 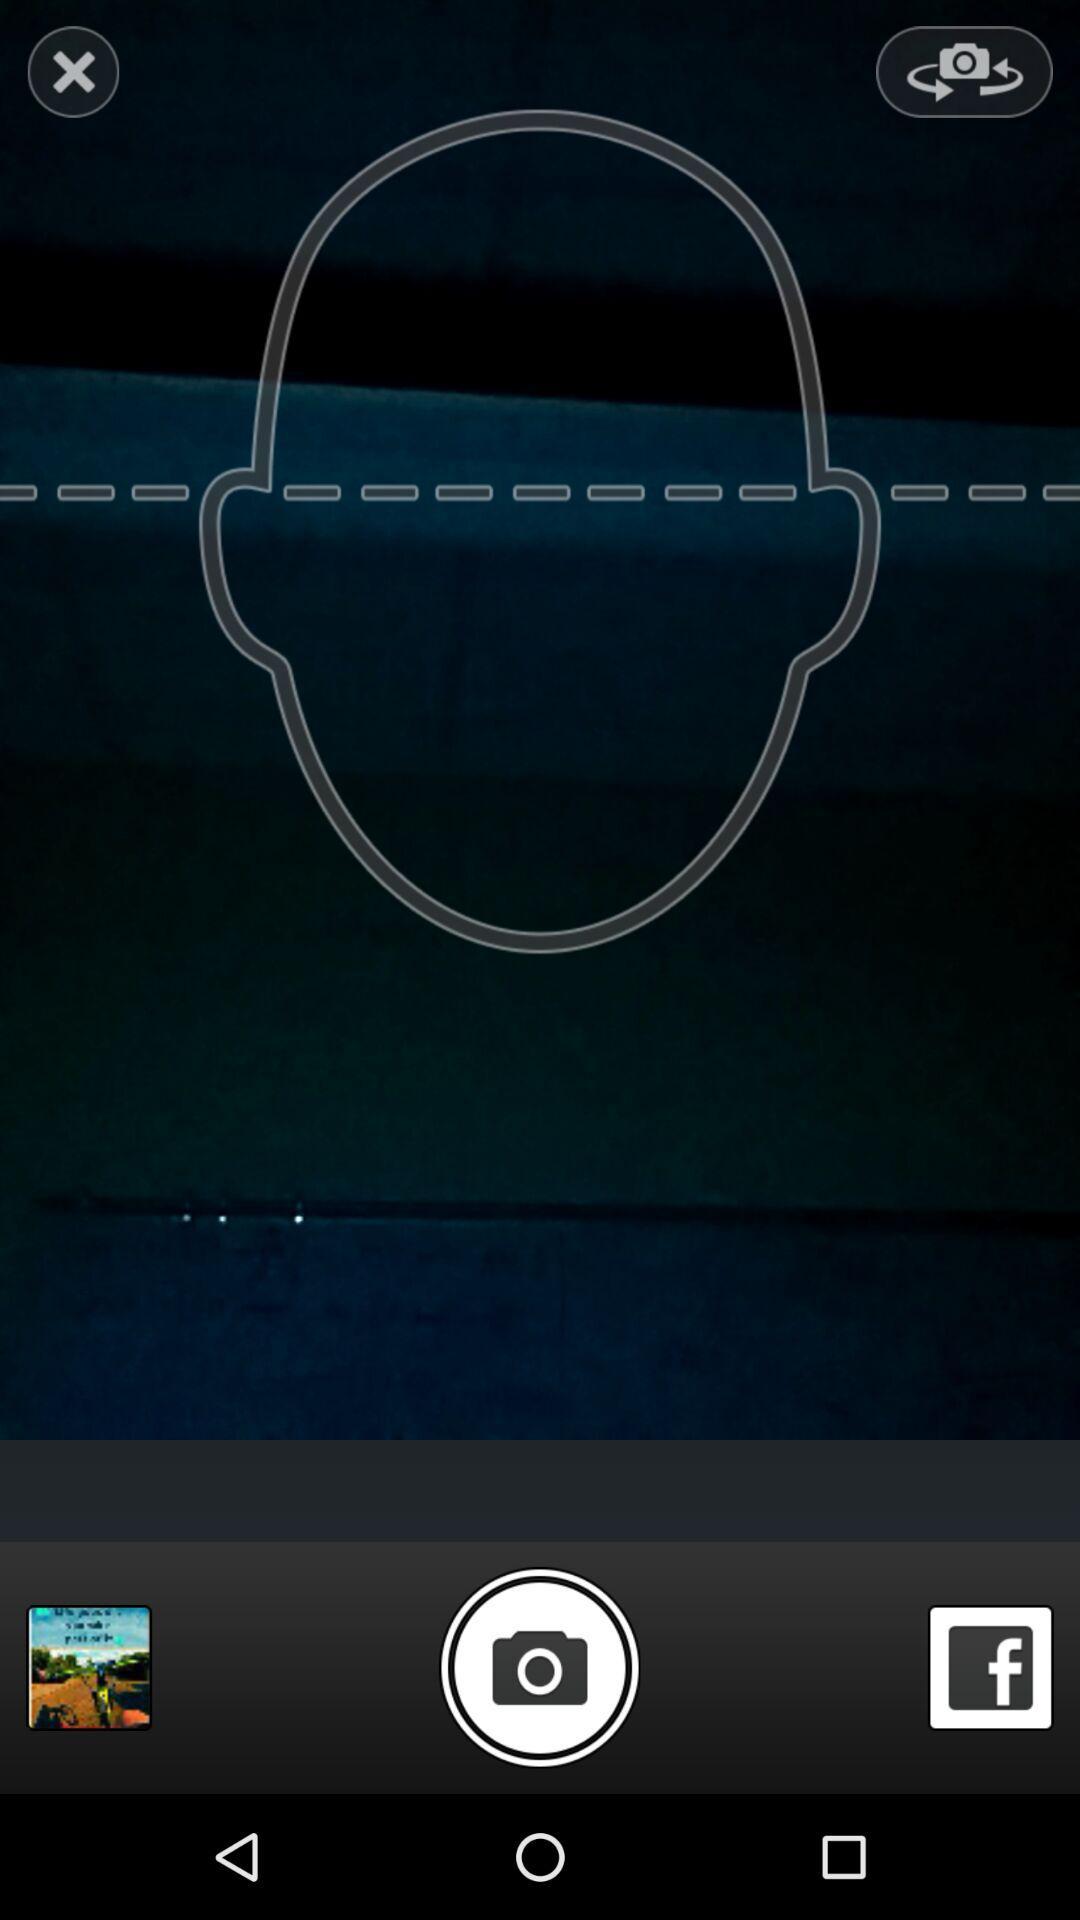 I want to click on the facebook icon, so click(x=990, y=1785).